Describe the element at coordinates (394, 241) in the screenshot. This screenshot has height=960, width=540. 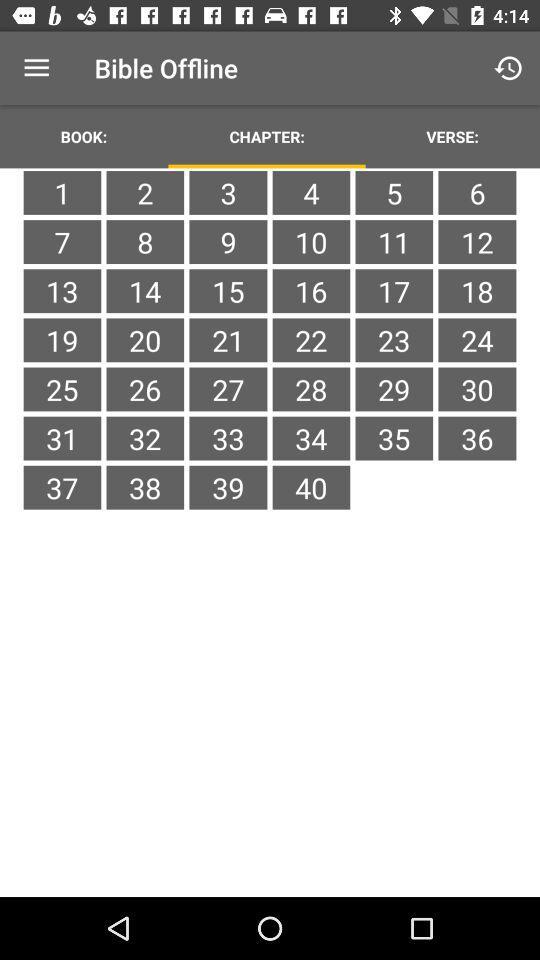
I see `the 11 icon` at that location.